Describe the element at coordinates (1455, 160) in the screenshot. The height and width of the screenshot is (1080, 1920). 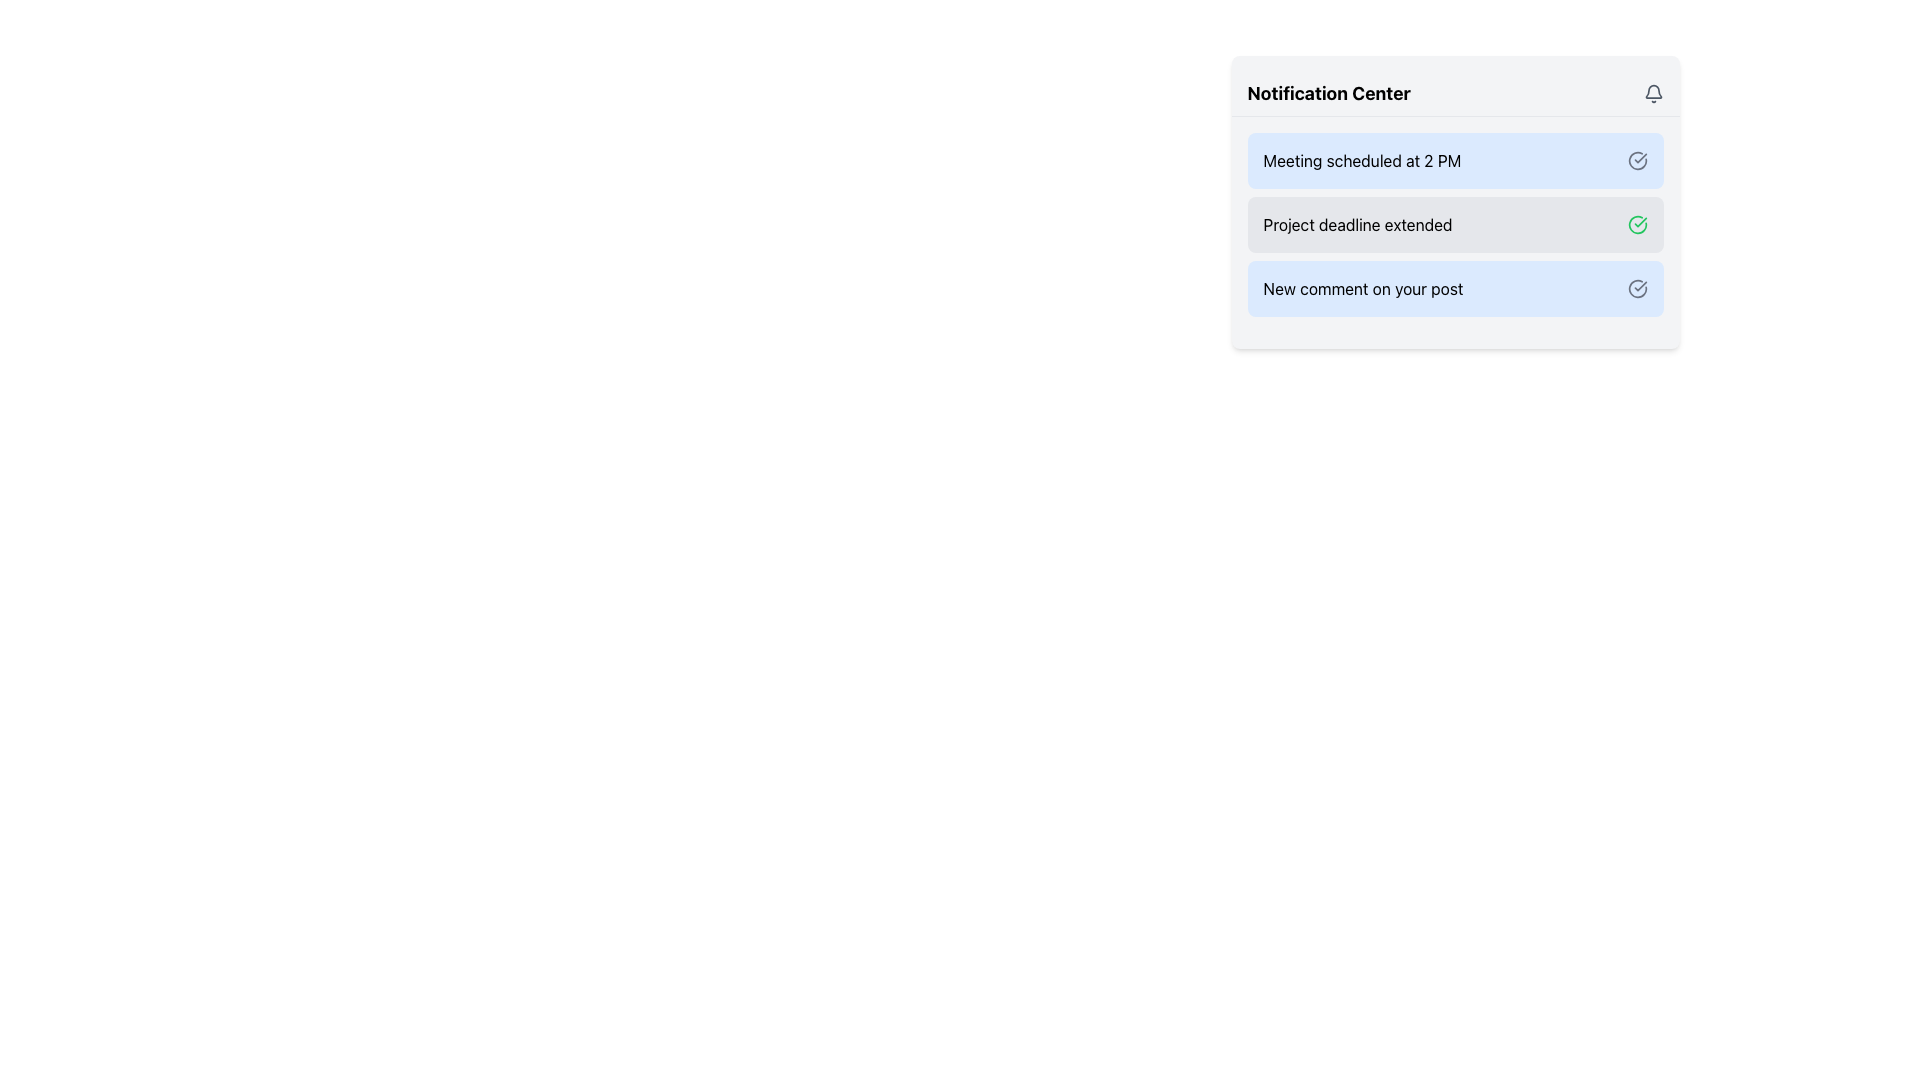
I see `the text 'Meeting scheduled at 2 PM' in the Notification card` at that location.